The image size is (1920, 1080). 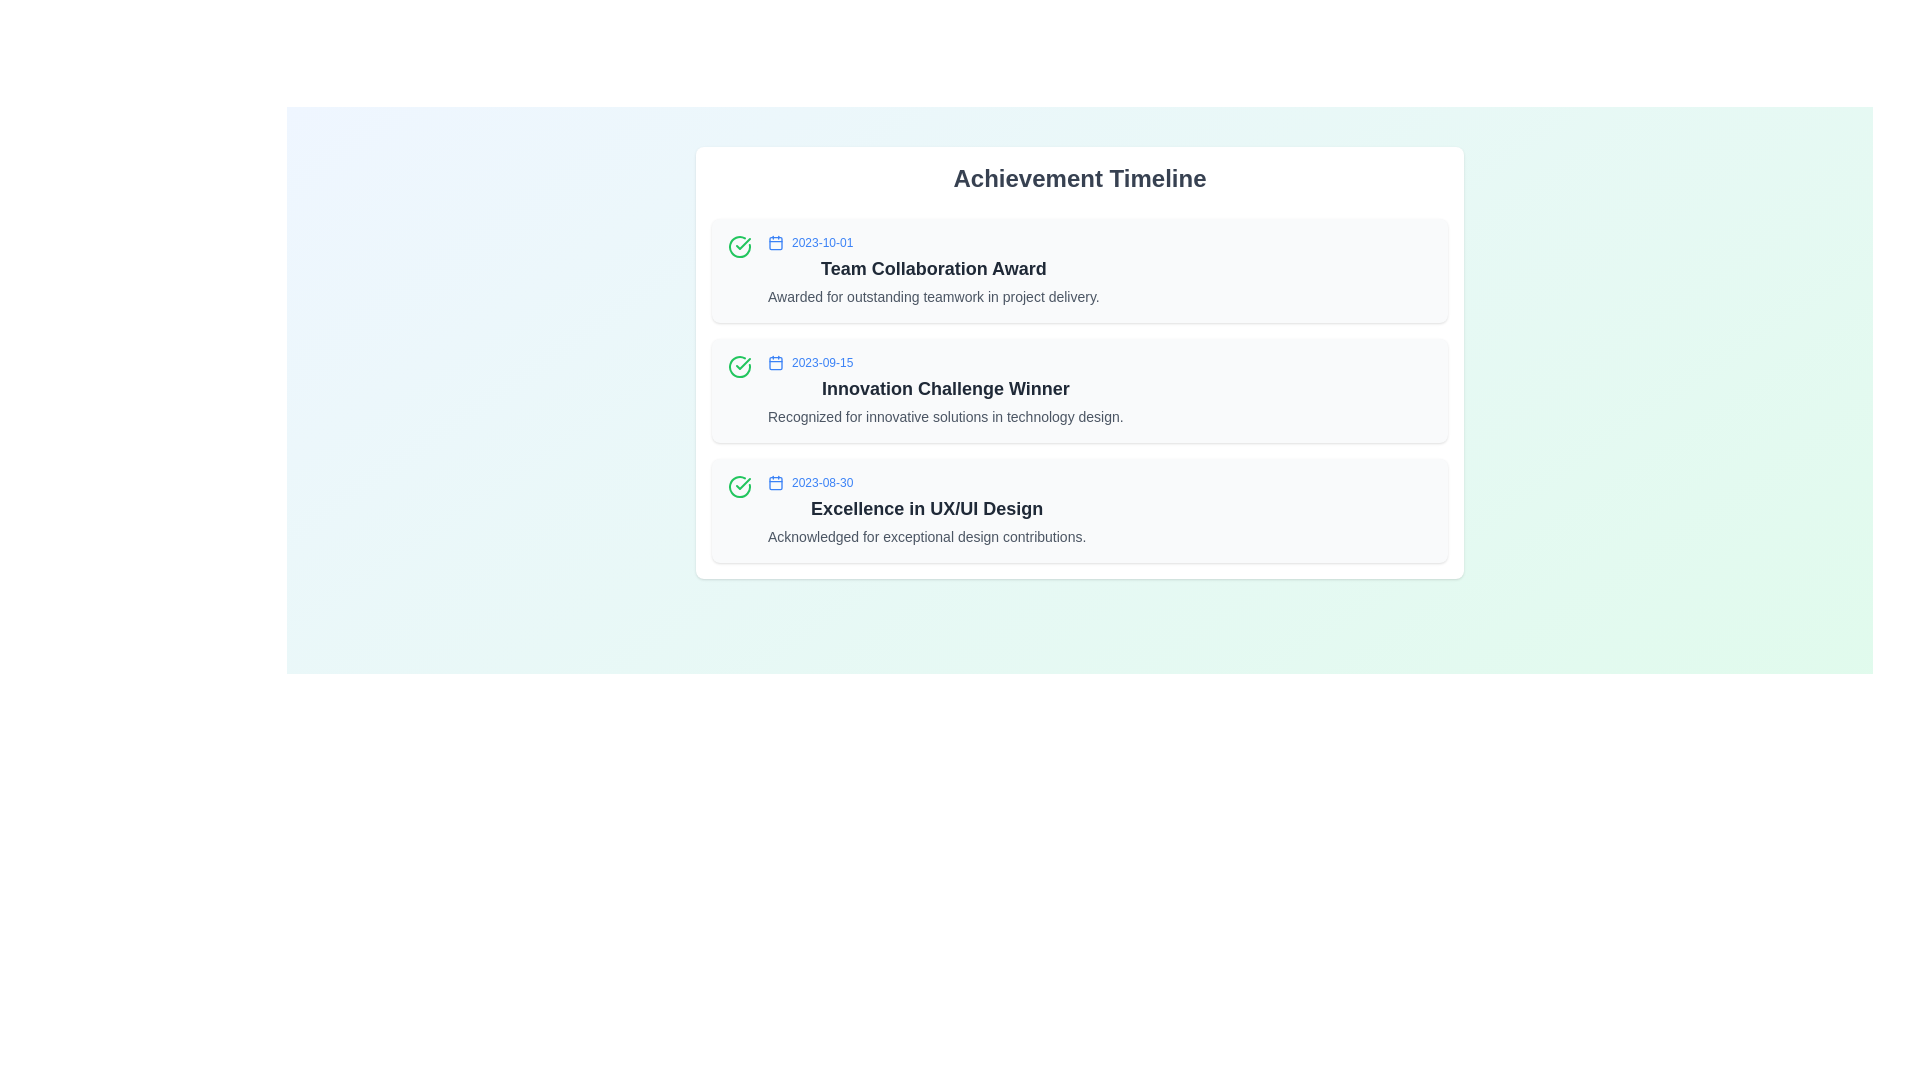 What do you see at coordinates (932, 297) in the screenshot?
I see `the static text label located below the 'Team Collaboration Award' title, which is styled in a small light gray sans-serif font` at bounding box center [932, 297].